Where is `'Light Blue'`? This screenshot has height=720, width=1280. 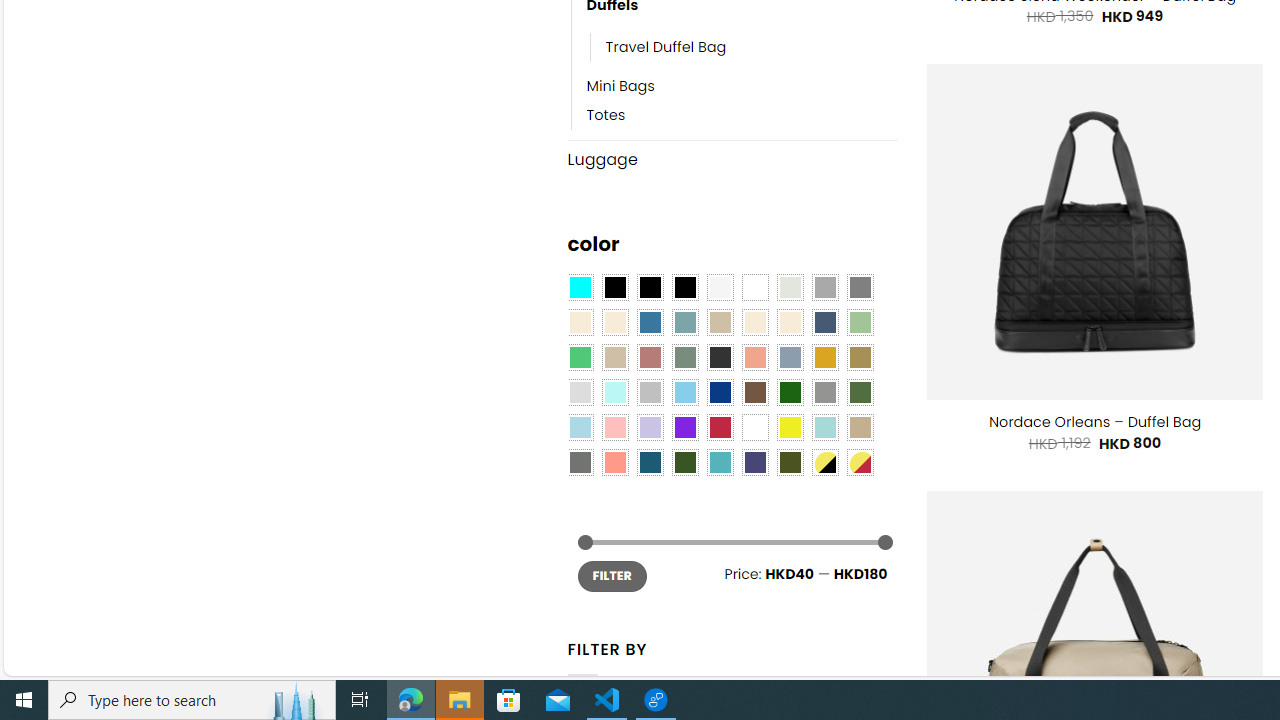
'Light Blue' is located at coordinates (578, 426).